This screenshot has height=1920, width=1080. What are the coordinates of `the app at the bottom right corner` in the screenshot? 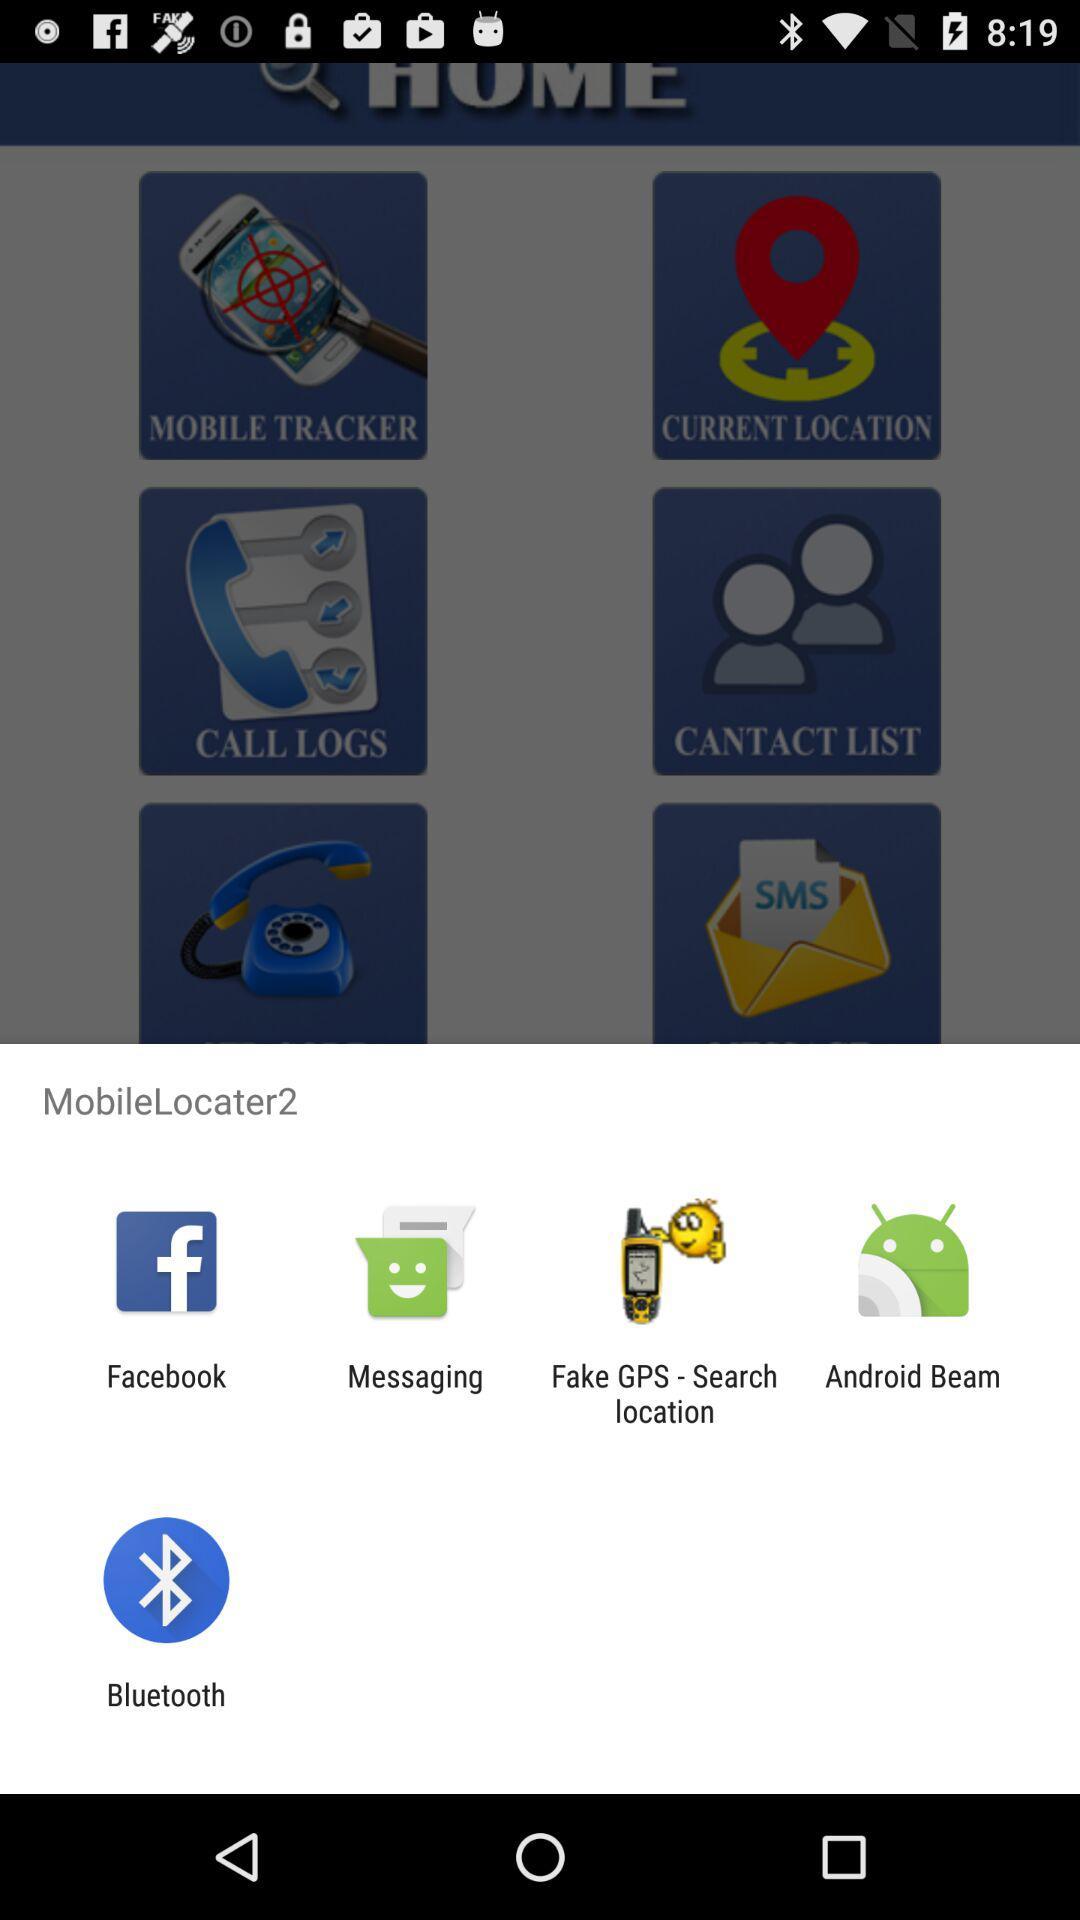 It's located at (913, 1392).